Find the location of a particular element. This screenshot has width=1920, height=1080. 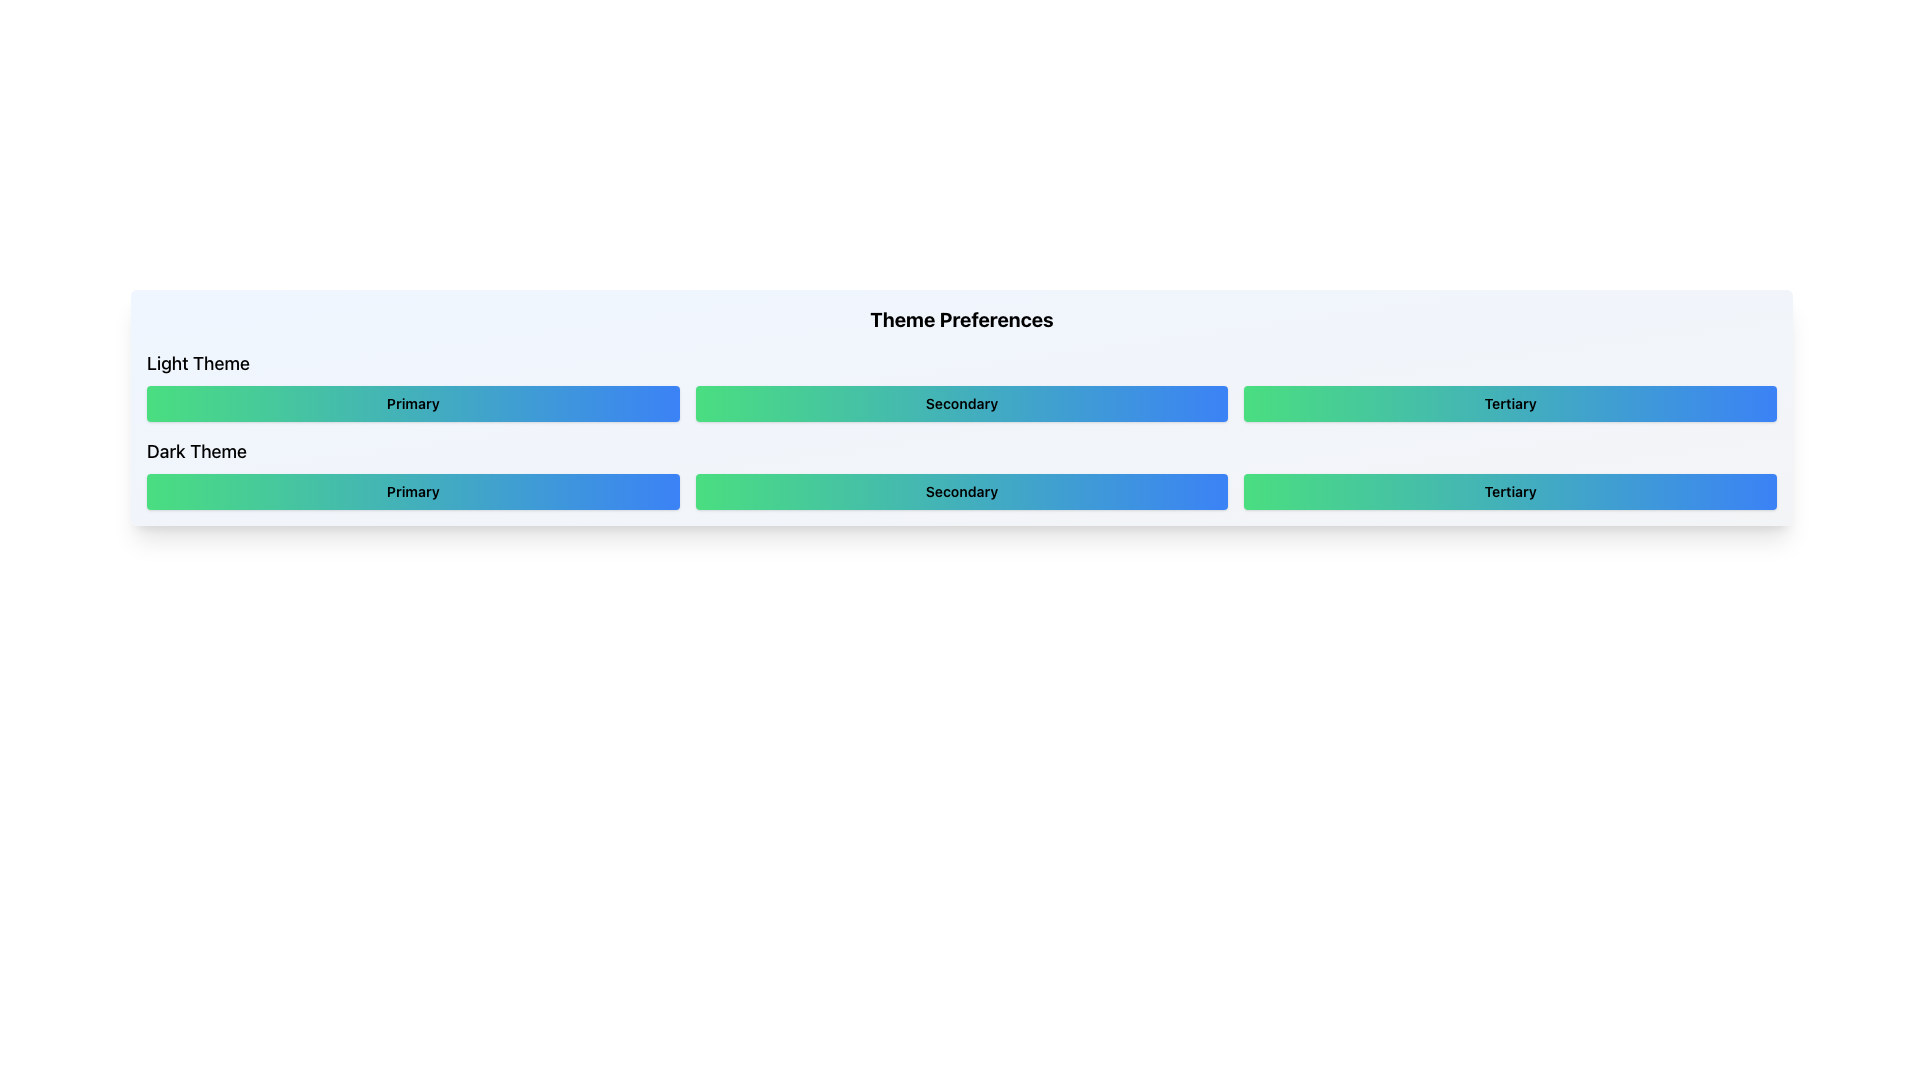

the 'Secondary' button, which is a green to blue gradient button with rounded edges and bold black text, positioned between 'Primary' and 'Tertiary' buttons is located at coordinates (961, 404).